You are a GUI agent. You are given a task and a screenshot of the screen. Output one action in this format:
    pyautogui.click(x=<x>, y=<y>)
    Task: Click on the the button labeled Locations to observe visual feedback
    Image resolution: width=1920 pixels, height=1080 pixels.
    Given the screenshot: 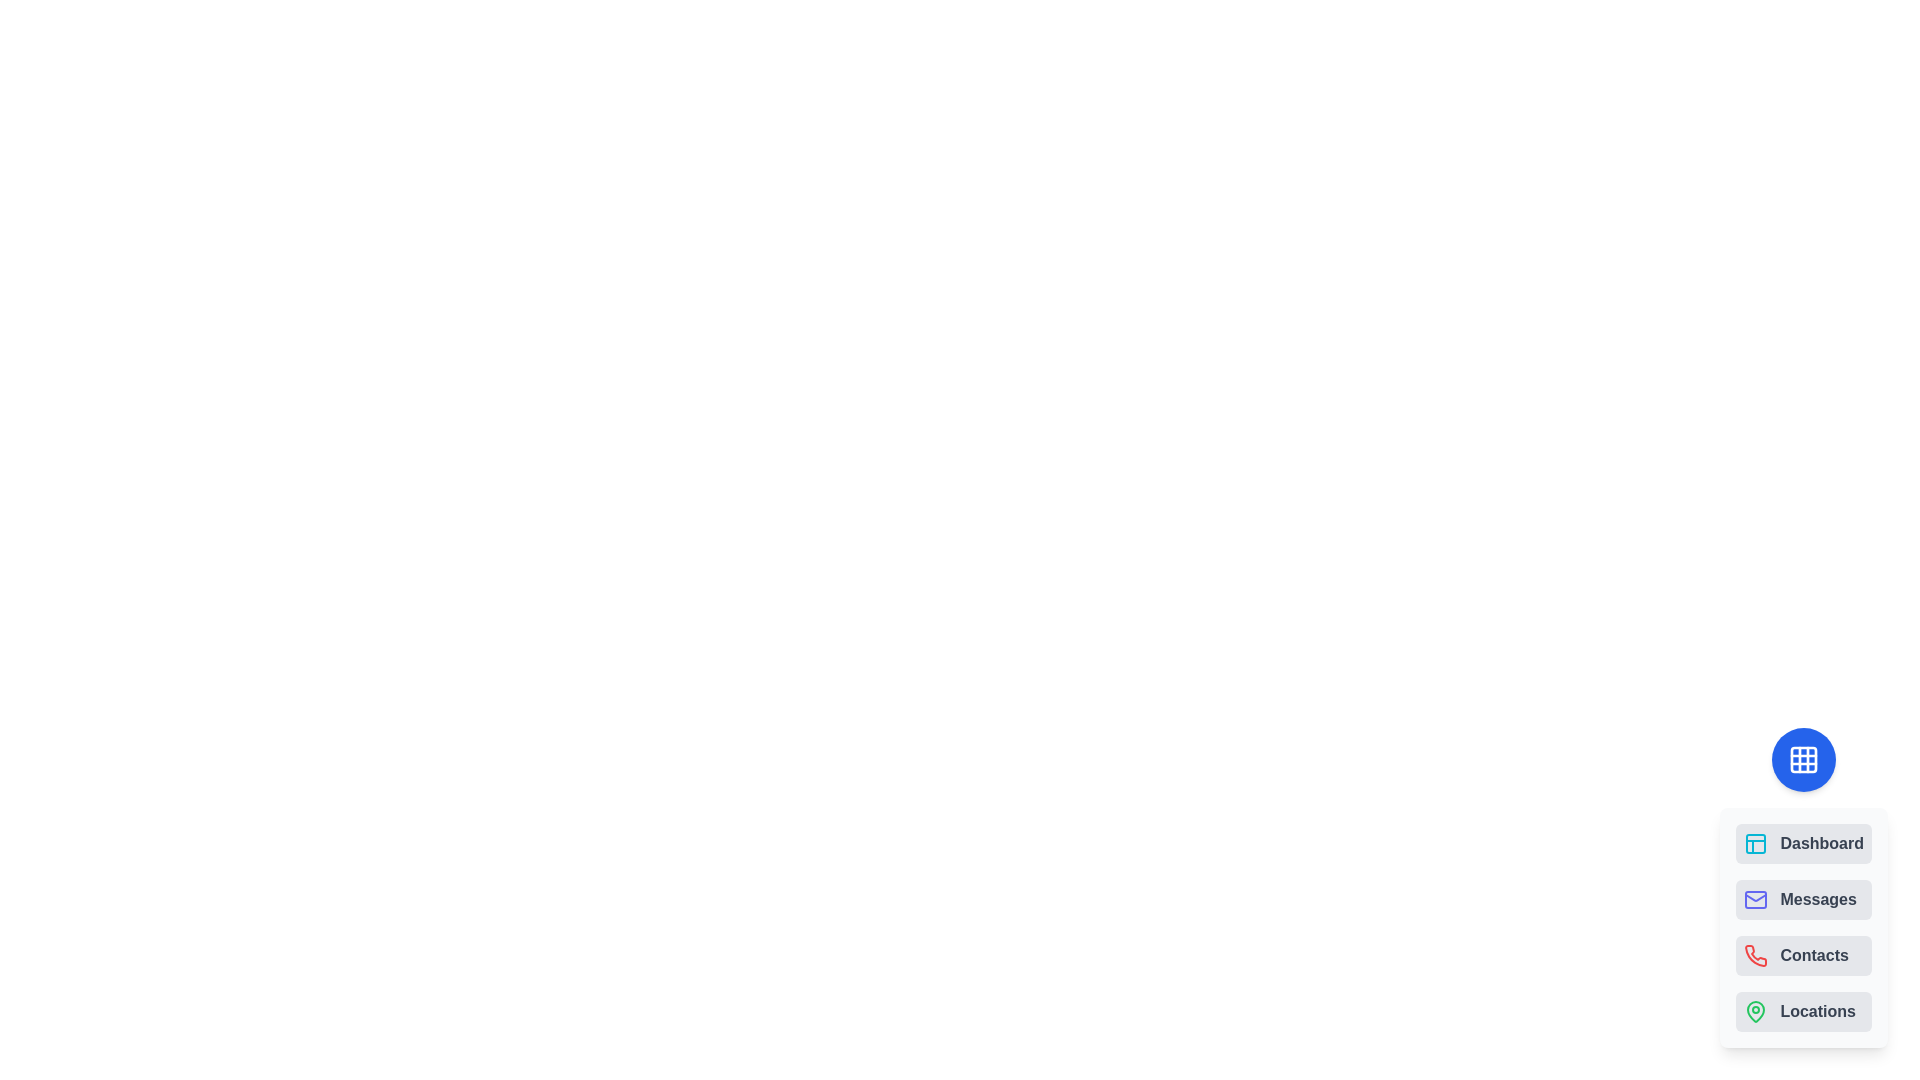 What is the action you would take?
    pyautogui.click(x=1804, y=1011)
    